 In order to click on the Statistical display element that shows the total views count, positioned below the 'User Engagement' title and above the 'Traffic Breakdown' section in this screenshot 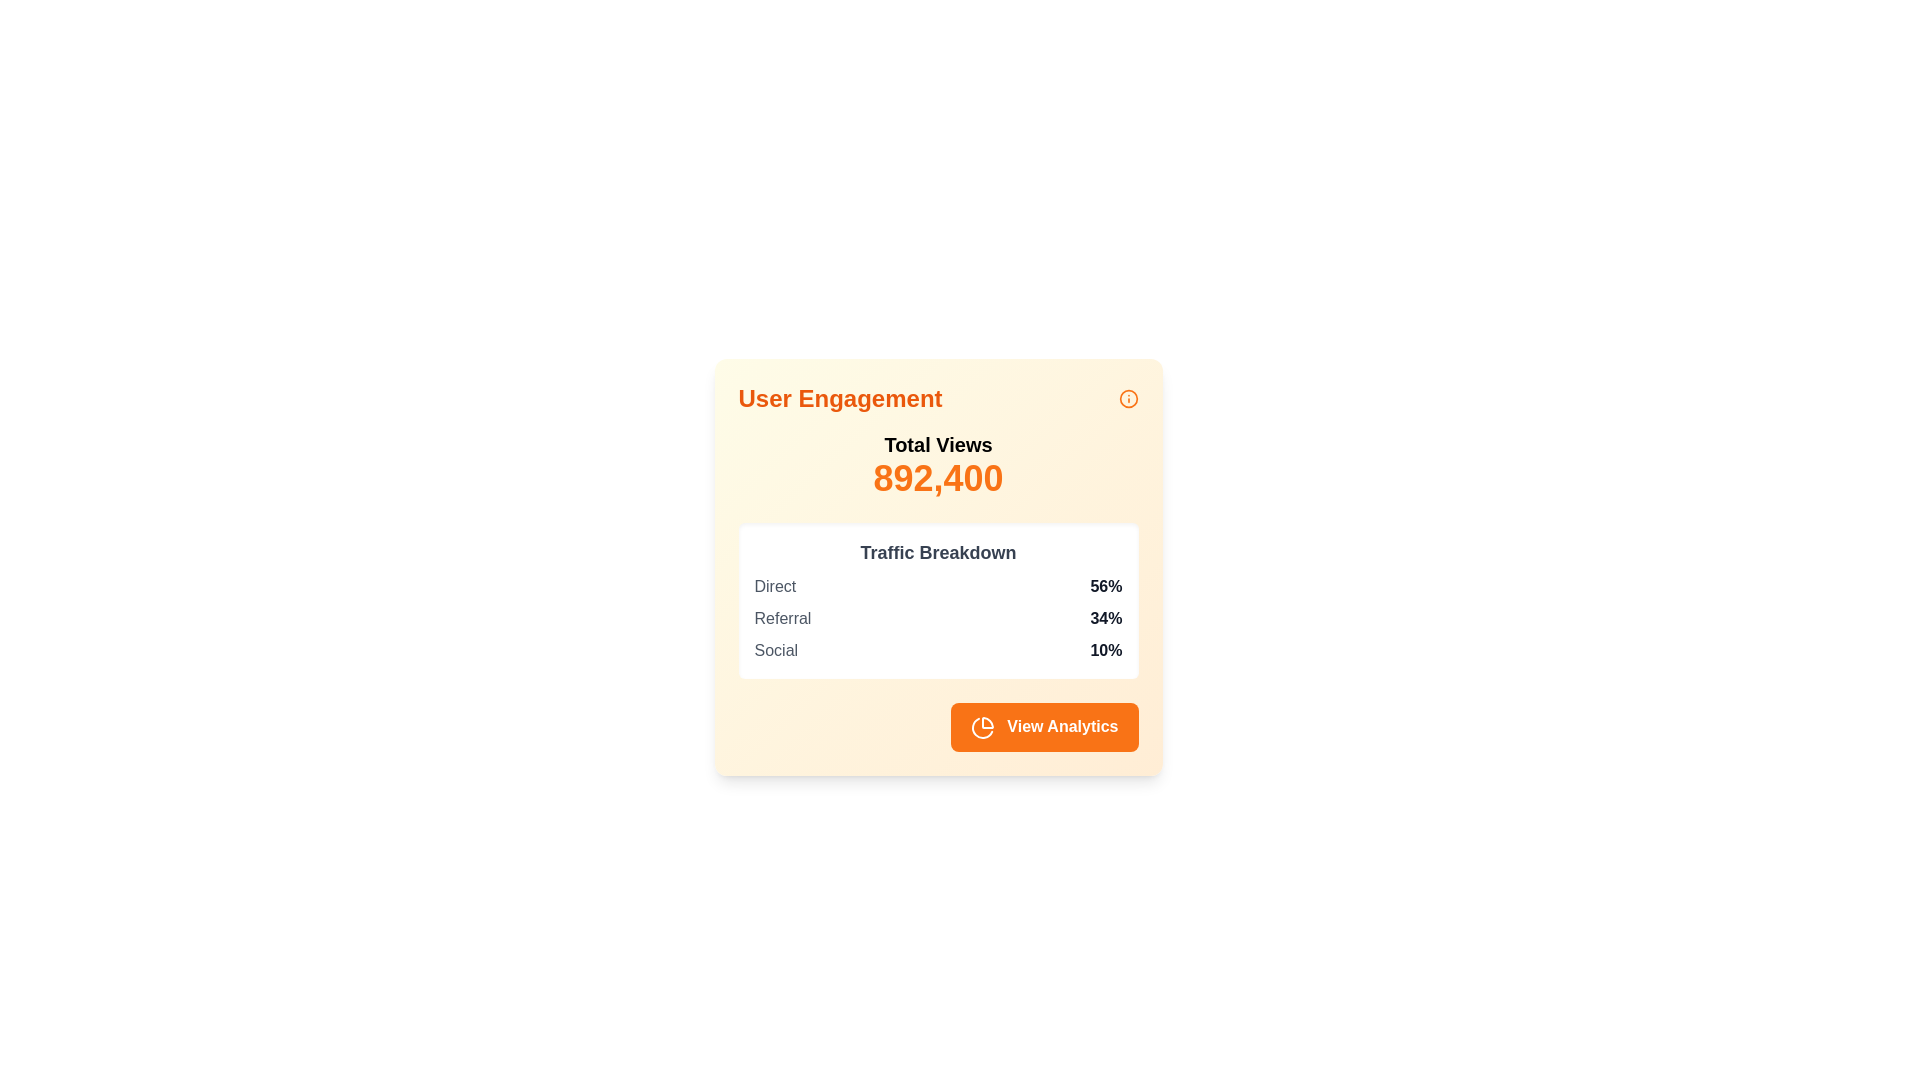, I will do `click(937, 465)`.